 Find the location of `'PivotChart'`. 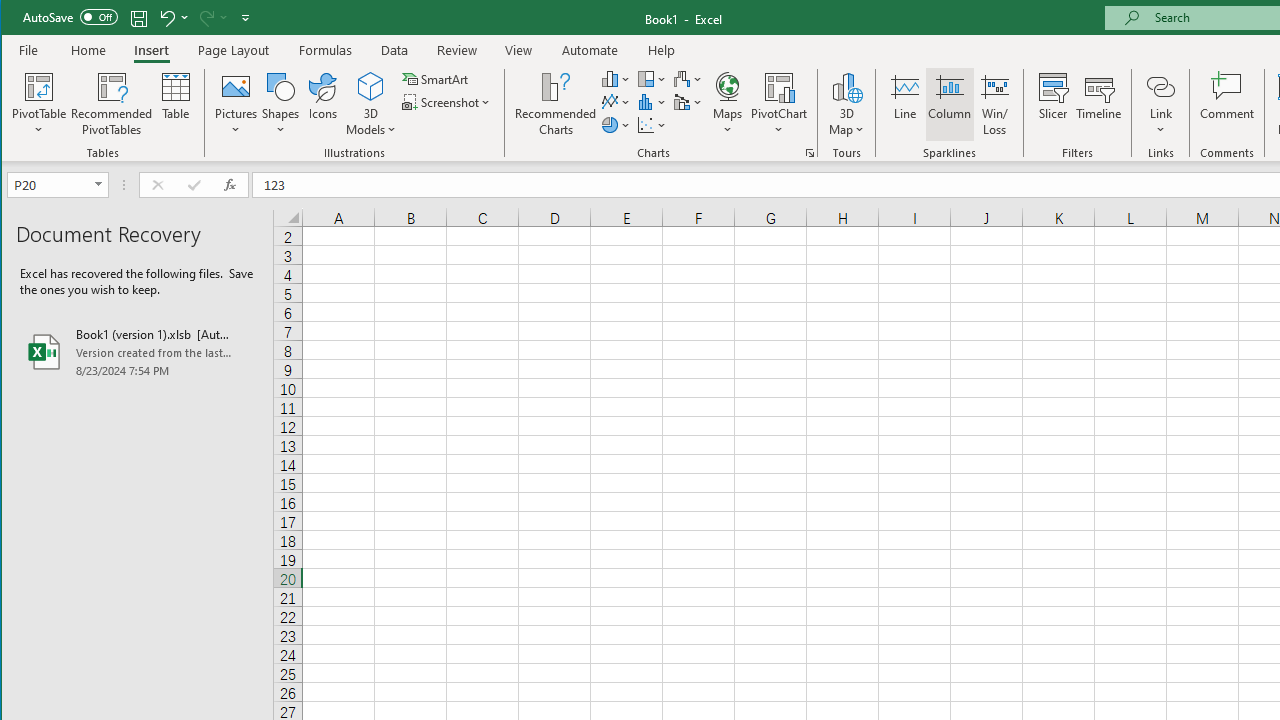

'PivotChart' is located at coordinates (778, 104).